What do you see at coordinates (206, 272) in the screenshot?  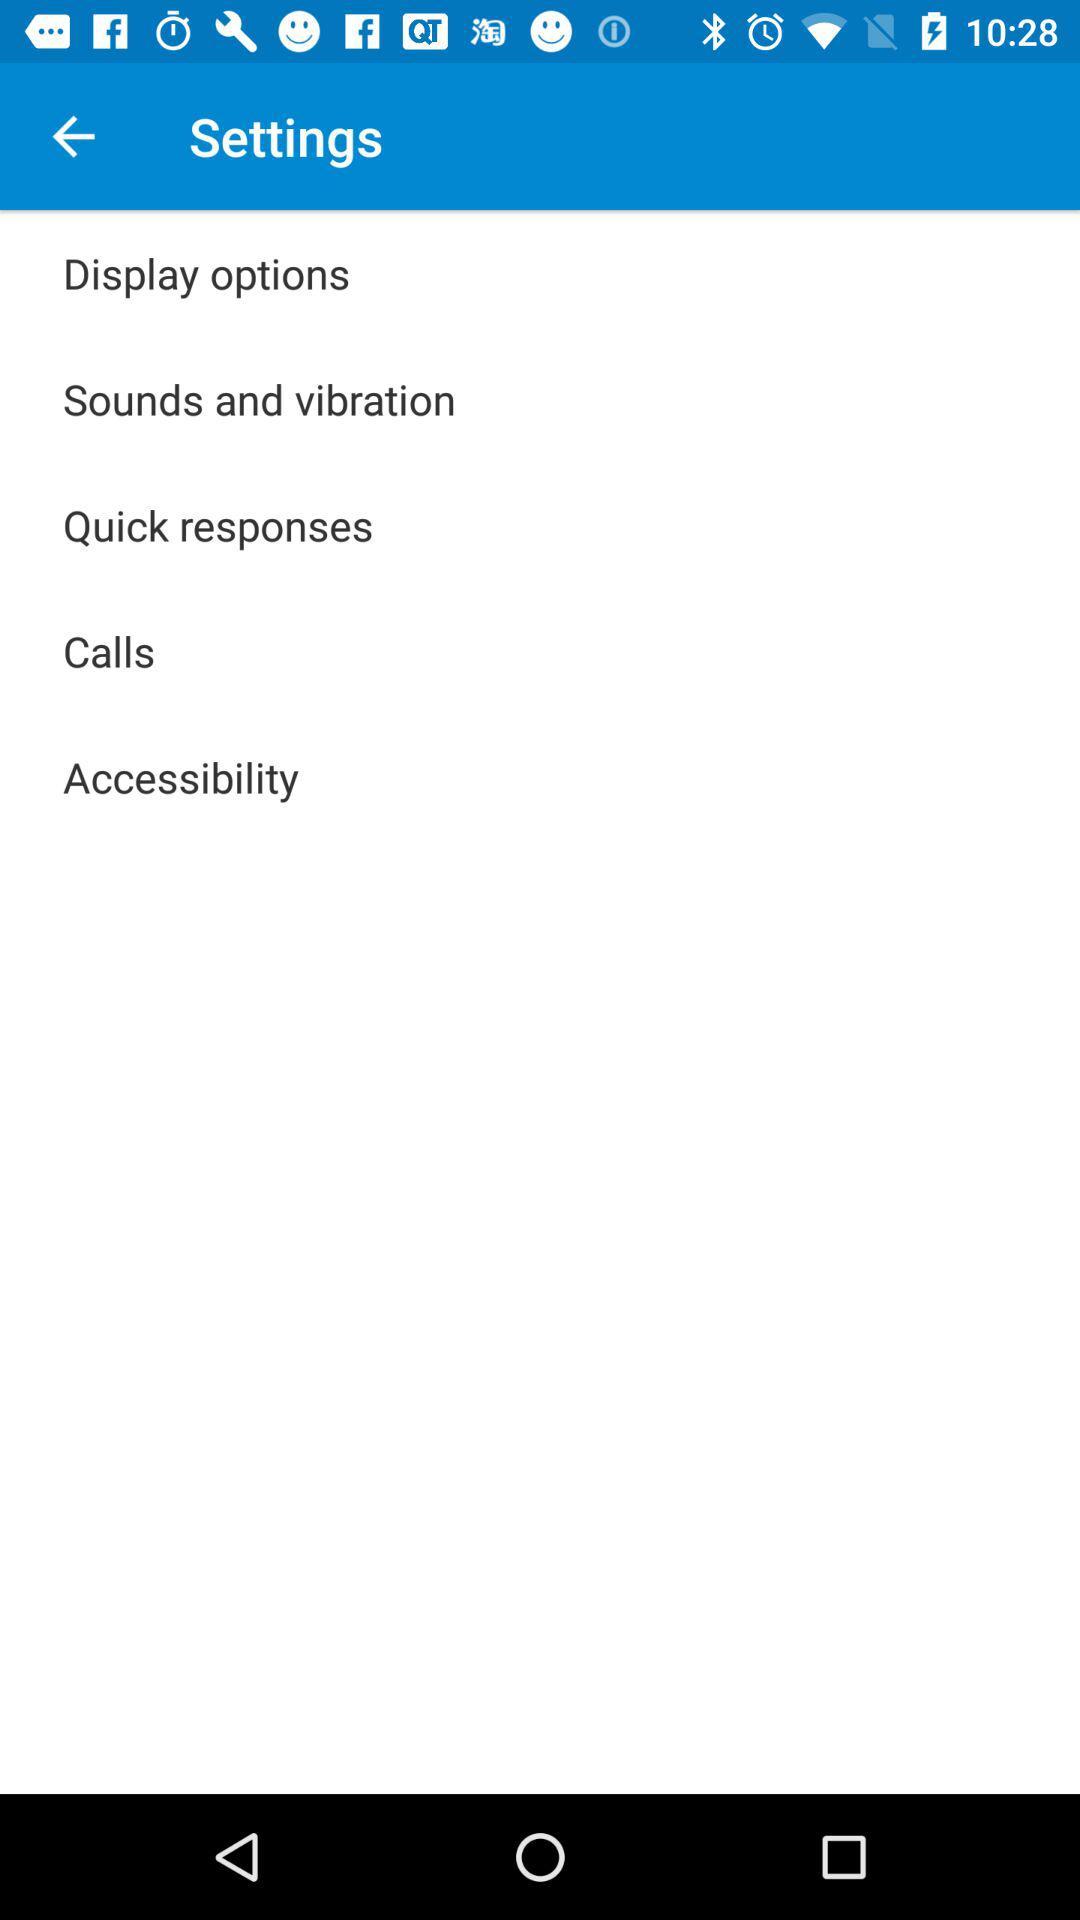 I see `display options app` at bounding box center [206, 272].